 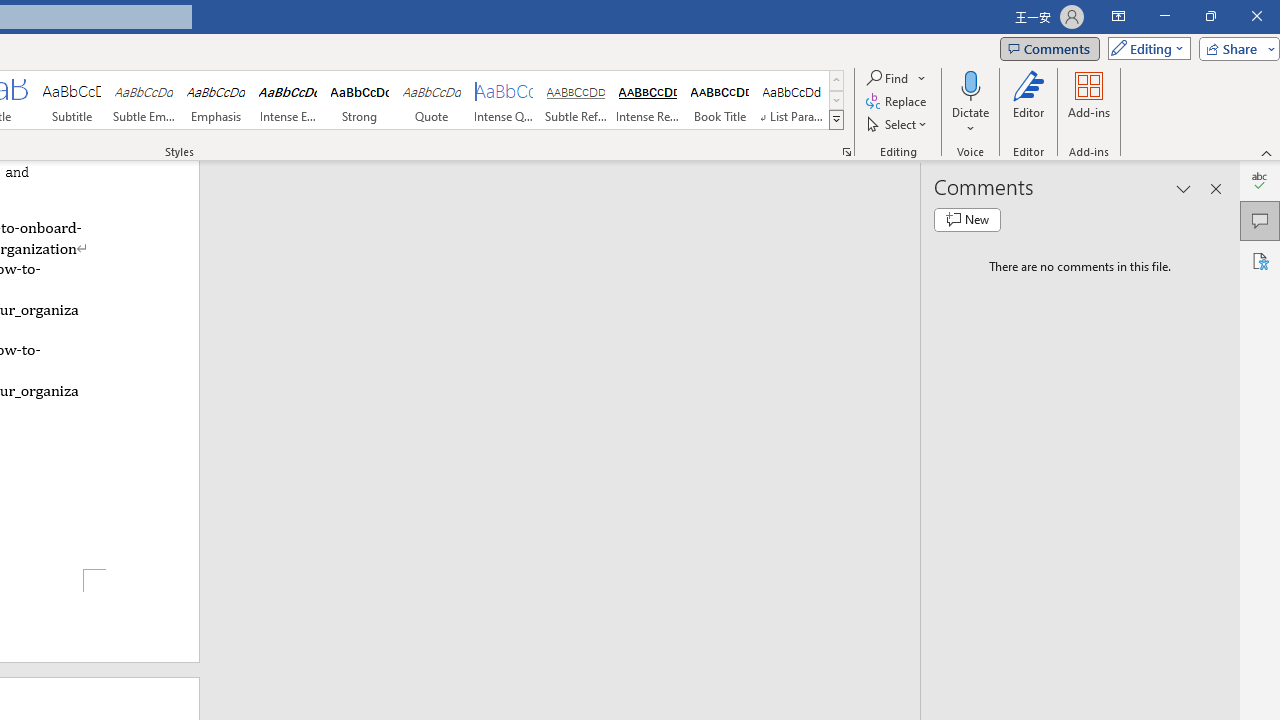 I want to click on 'New comment', so click(x=967, y=219).